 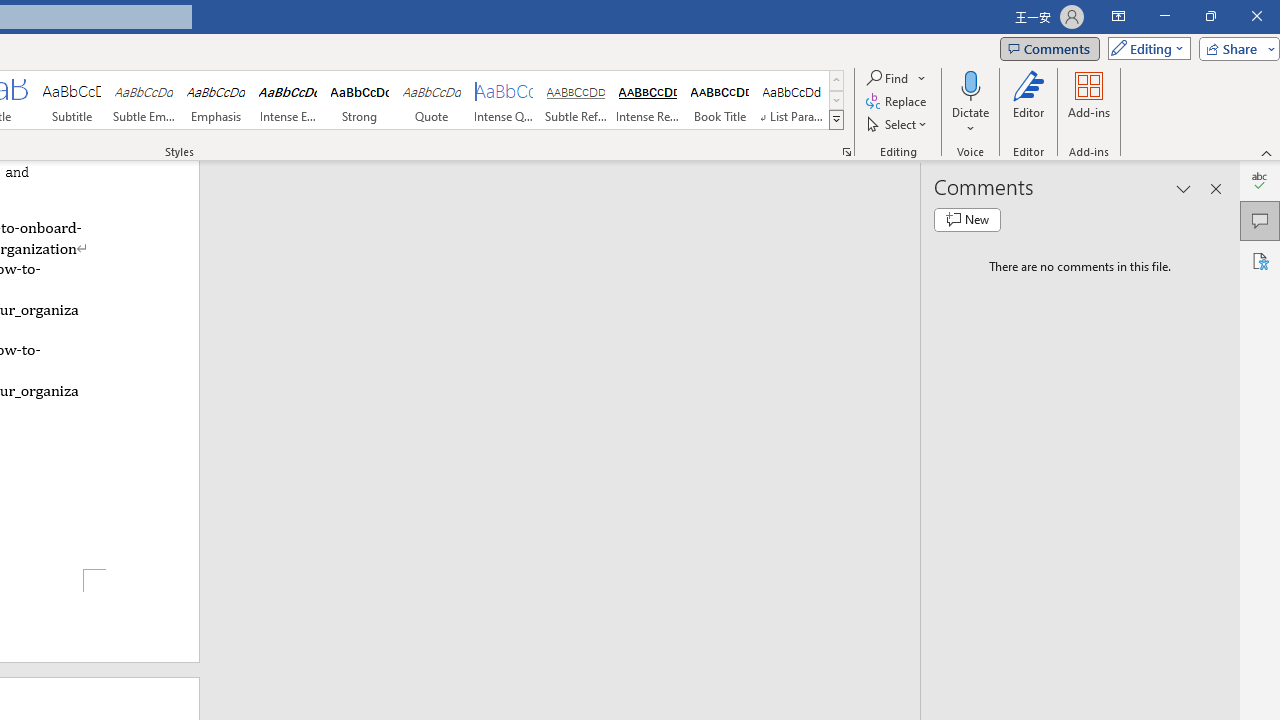 I want to click on 'New comment', so click(x=967, y=219).